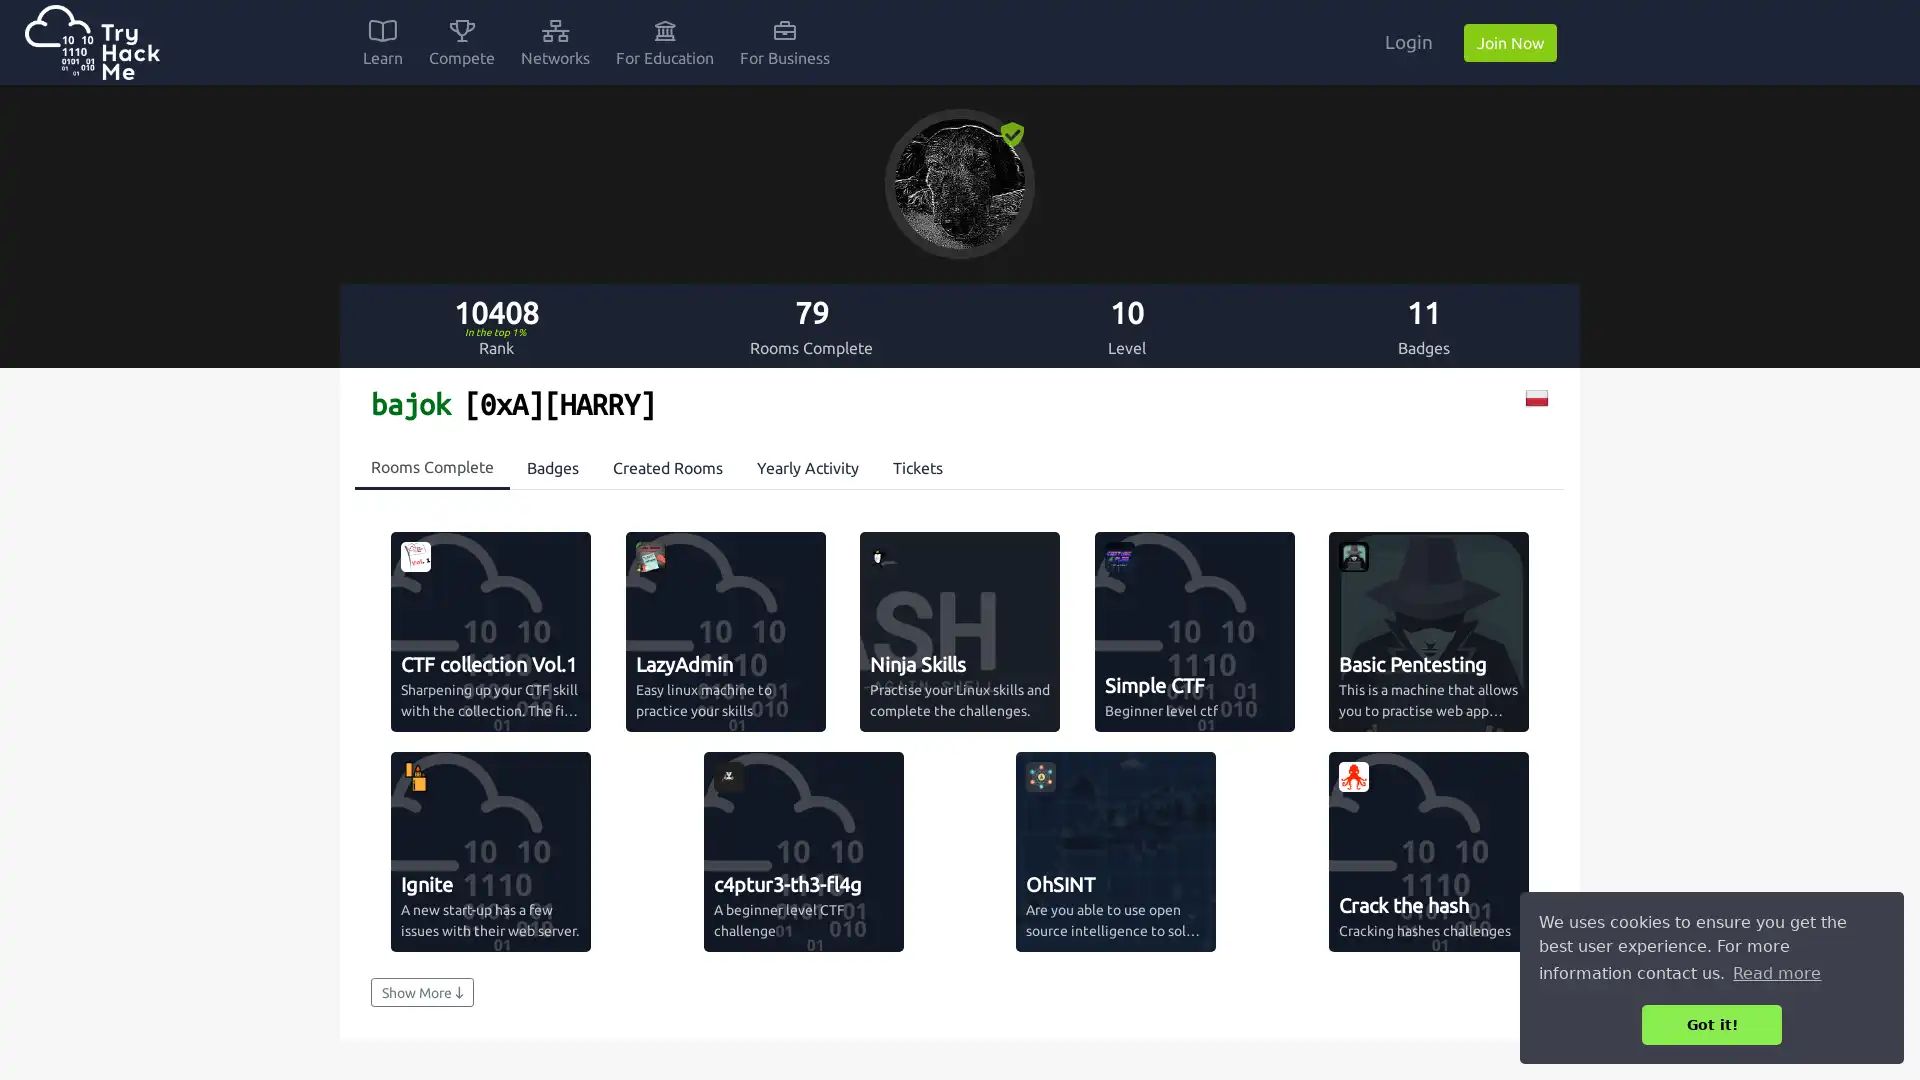  I want to click on Show More, so click(421, 992).